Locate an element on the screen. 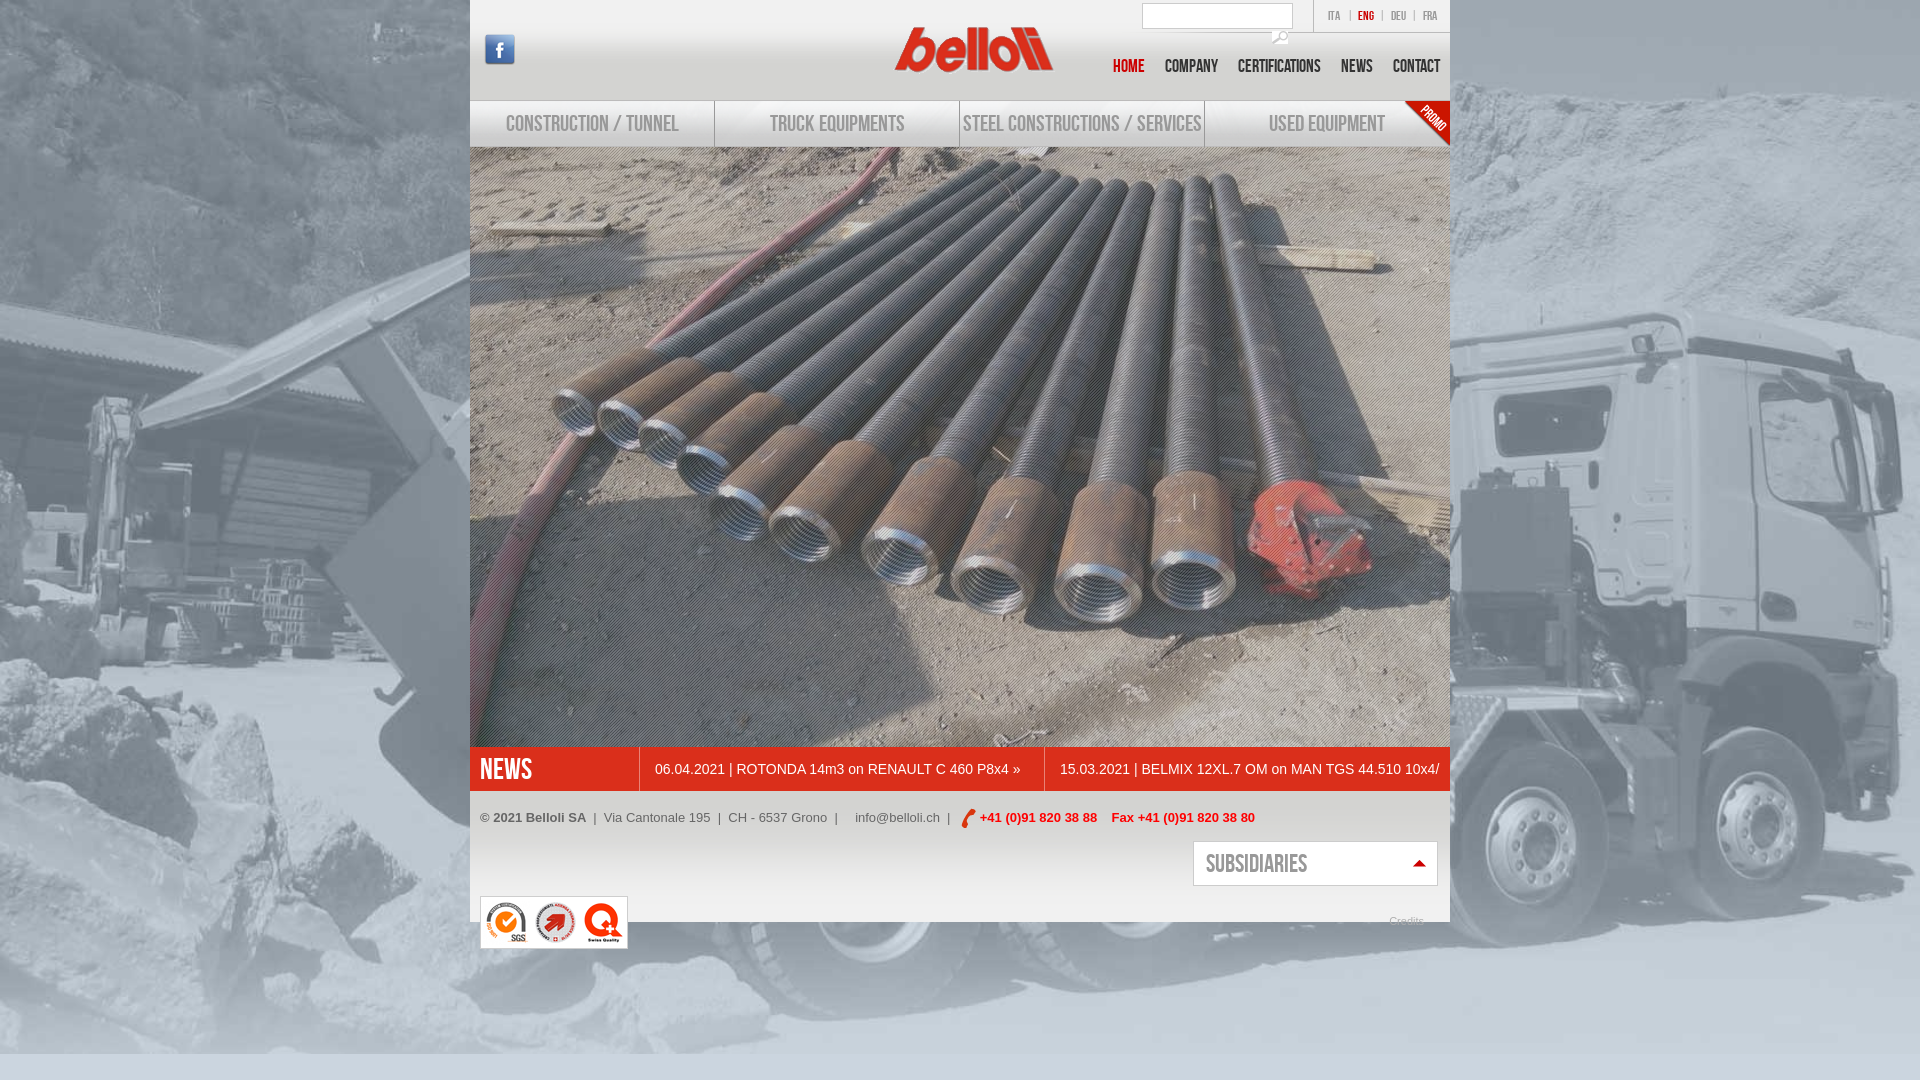 The height and width of the screenshot is (1080, 1920). 'STEEL CONSTRUCTIONS / SERVICES' is located at coordinates (961, 123).